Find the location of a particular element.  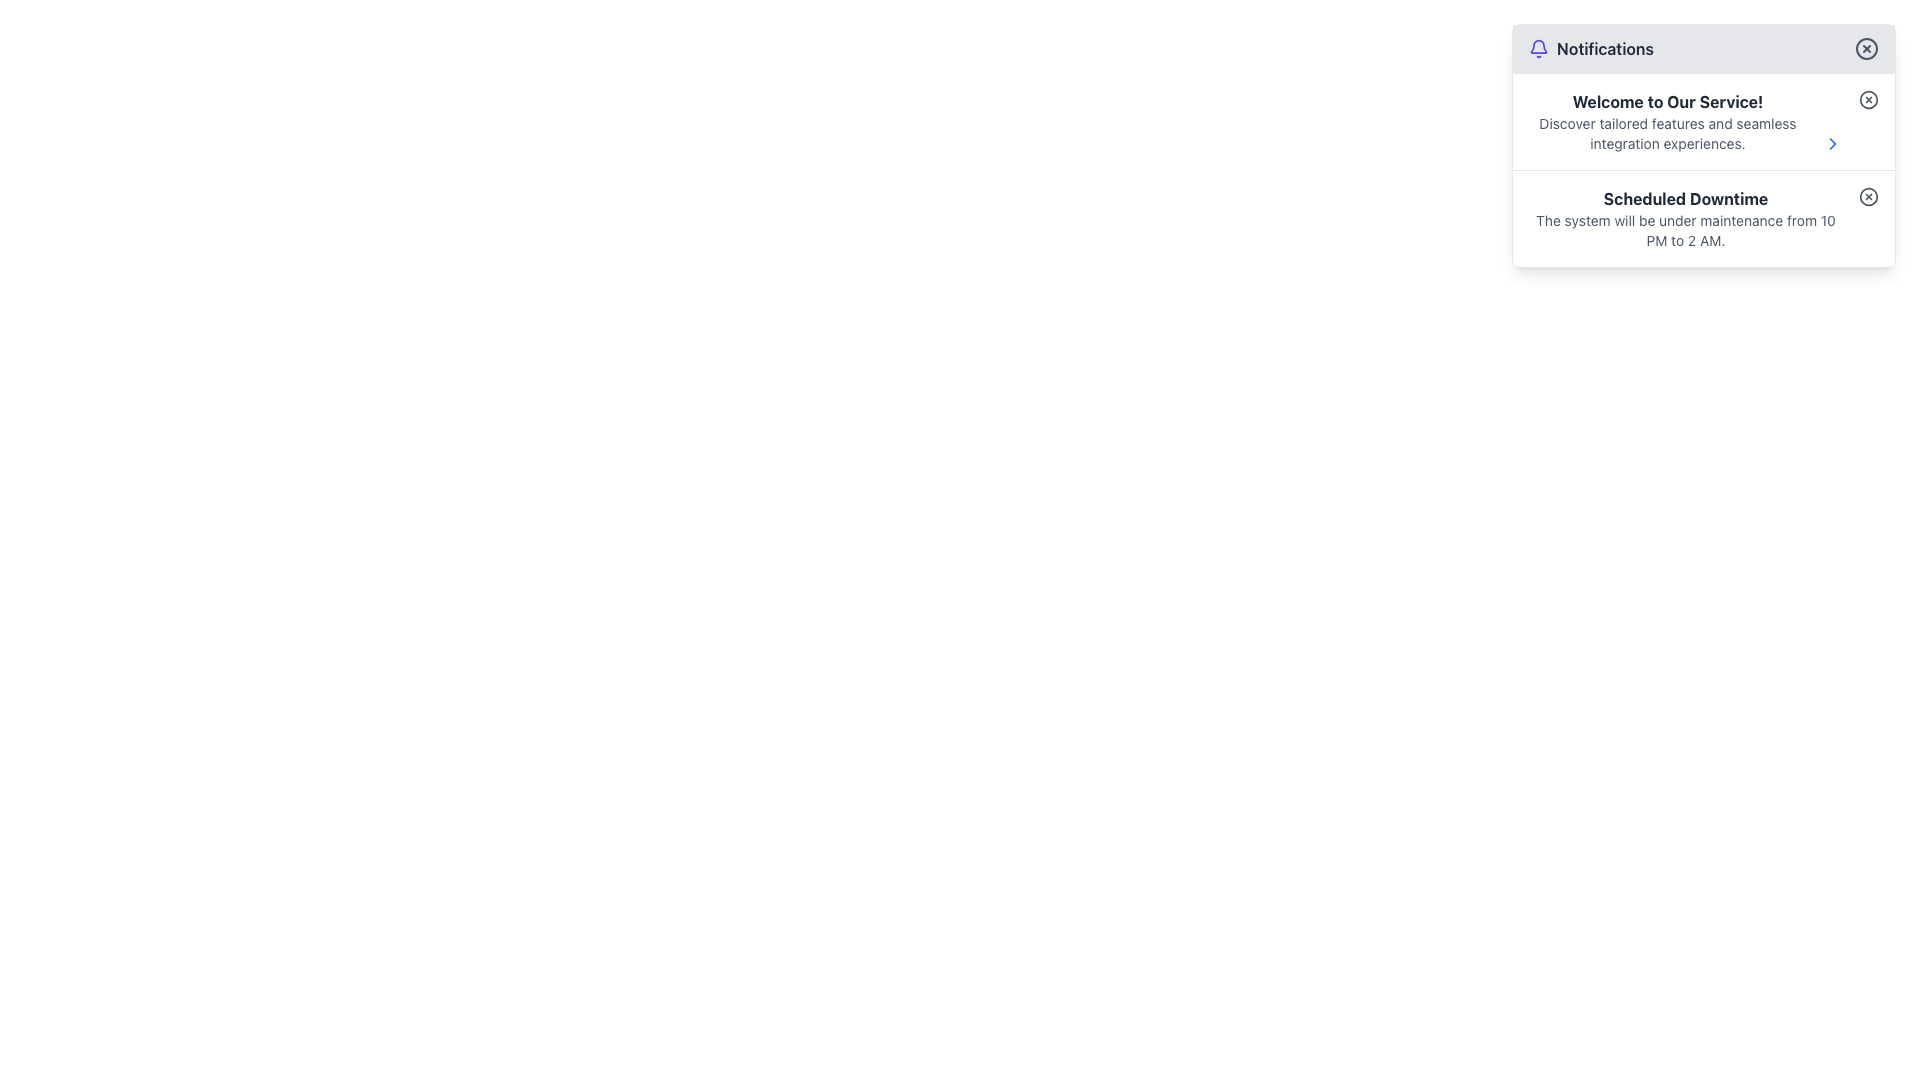

the chevron icon located in the top section of the notification panel, immediately following the text 'Discover tailored features and seamless integration experiences,' is located at coordinates (1833, 142).